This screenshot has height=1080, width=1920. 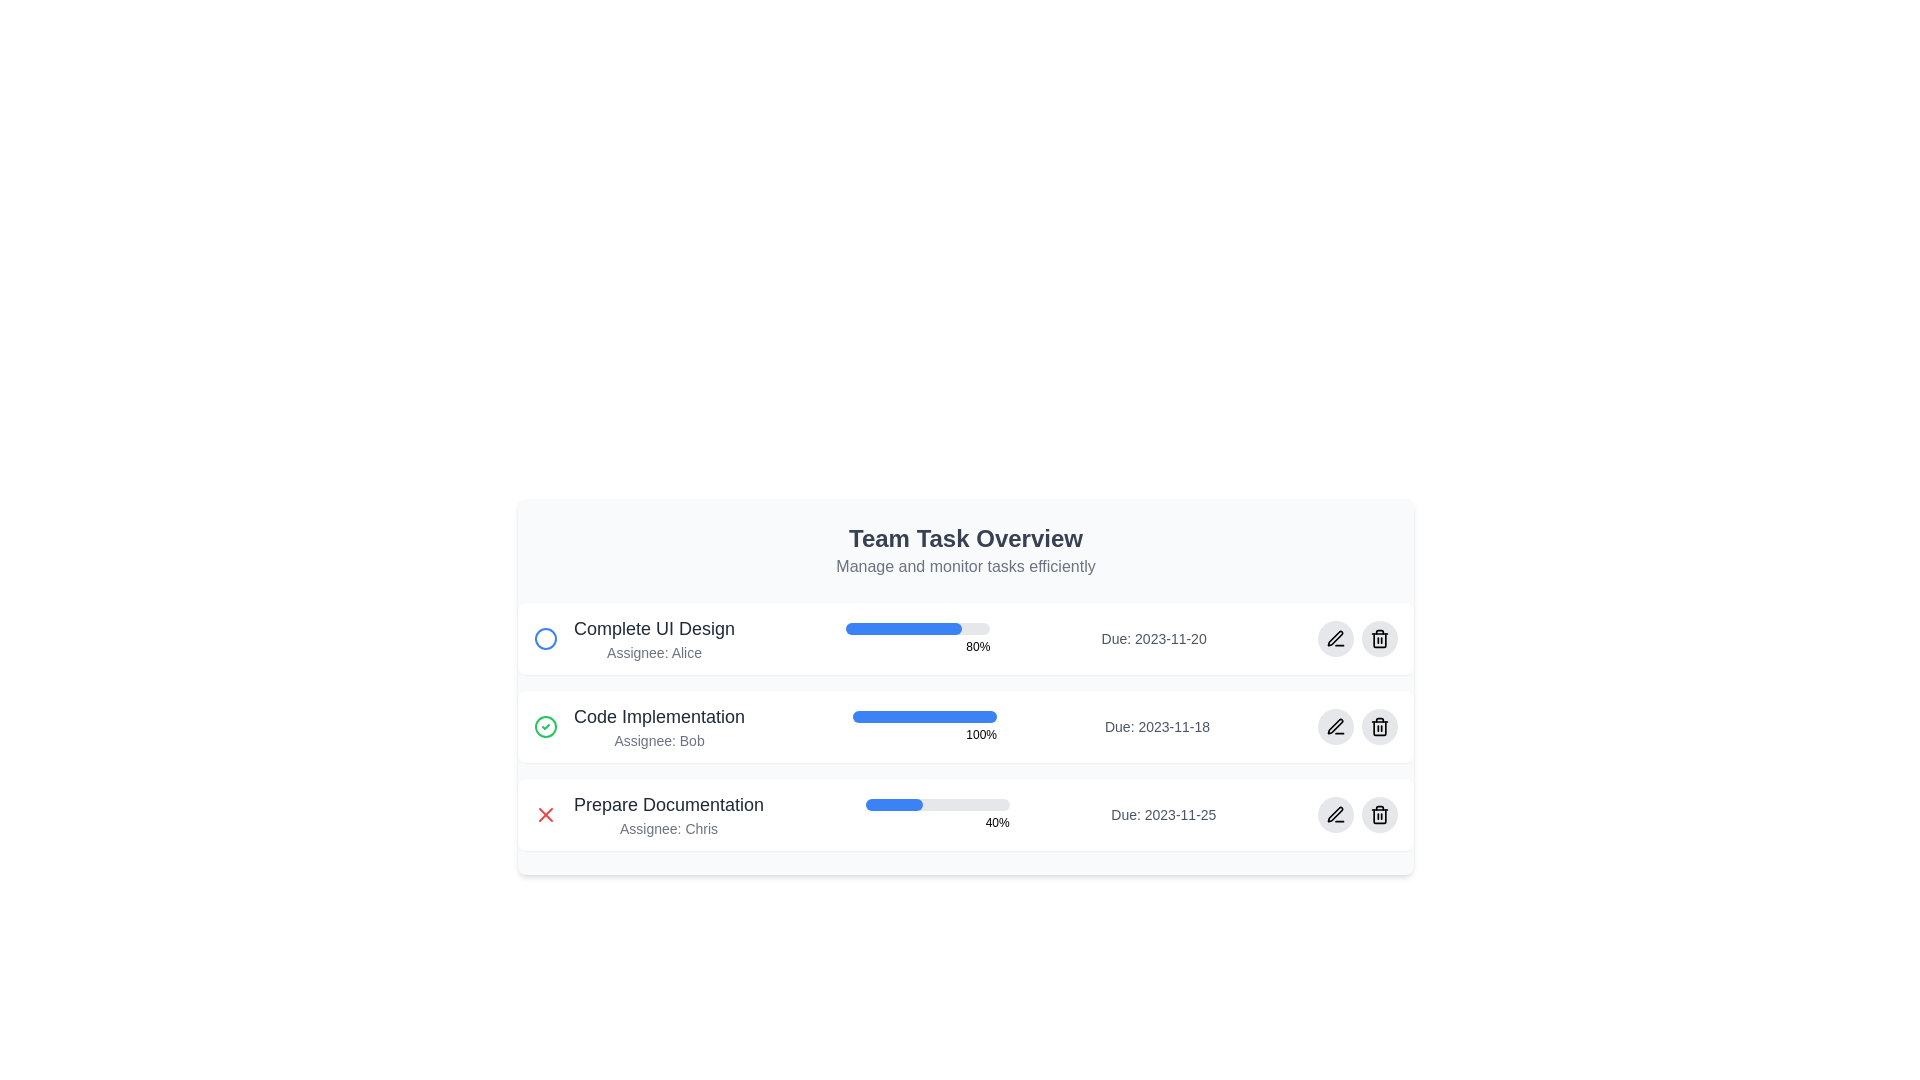 I want to click on the circular Graphic Icon that indicates the status of the task 'Complete UI Design', which is located to the left of the task entry, so click(x=546, y=639).